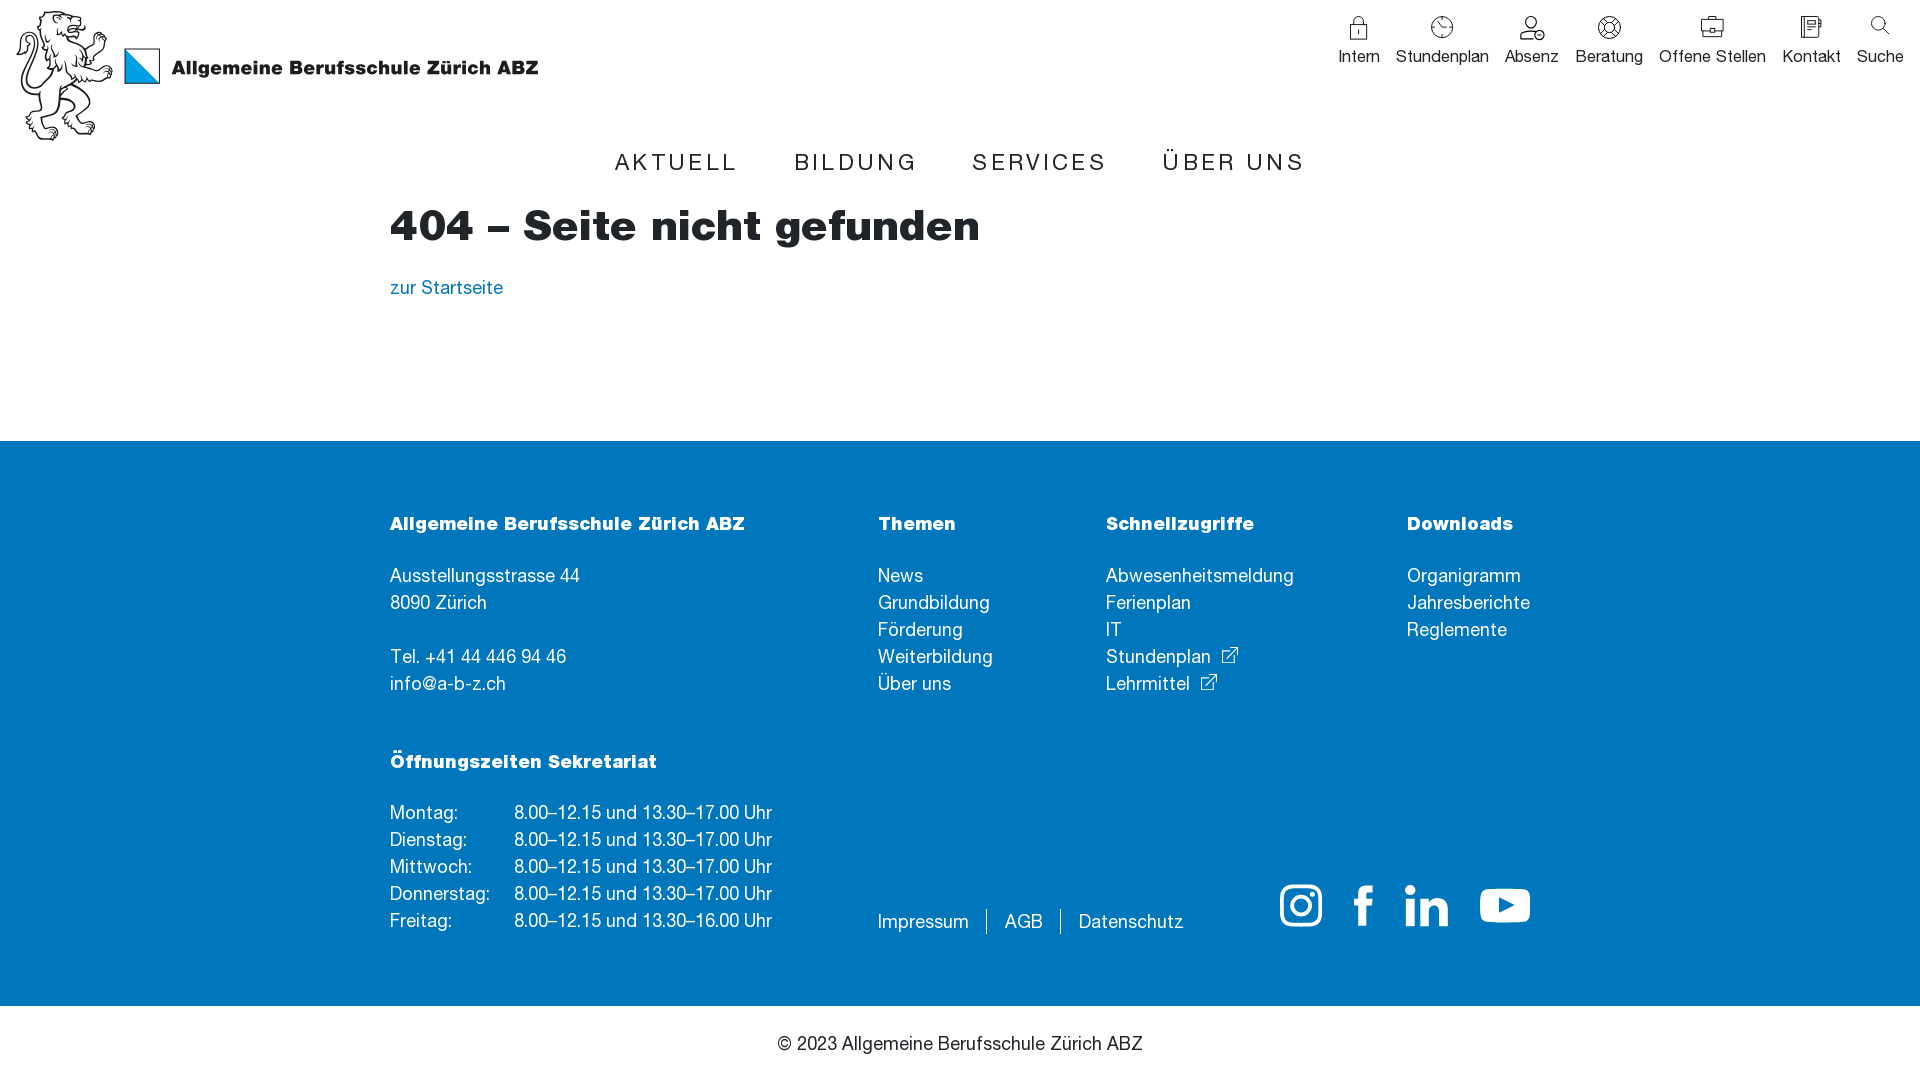 The height and width of the screenshot is (1080, 1920). Describe the element at coordinates (1023, 921) in the screenshot. I see `'AGB'` at that location.